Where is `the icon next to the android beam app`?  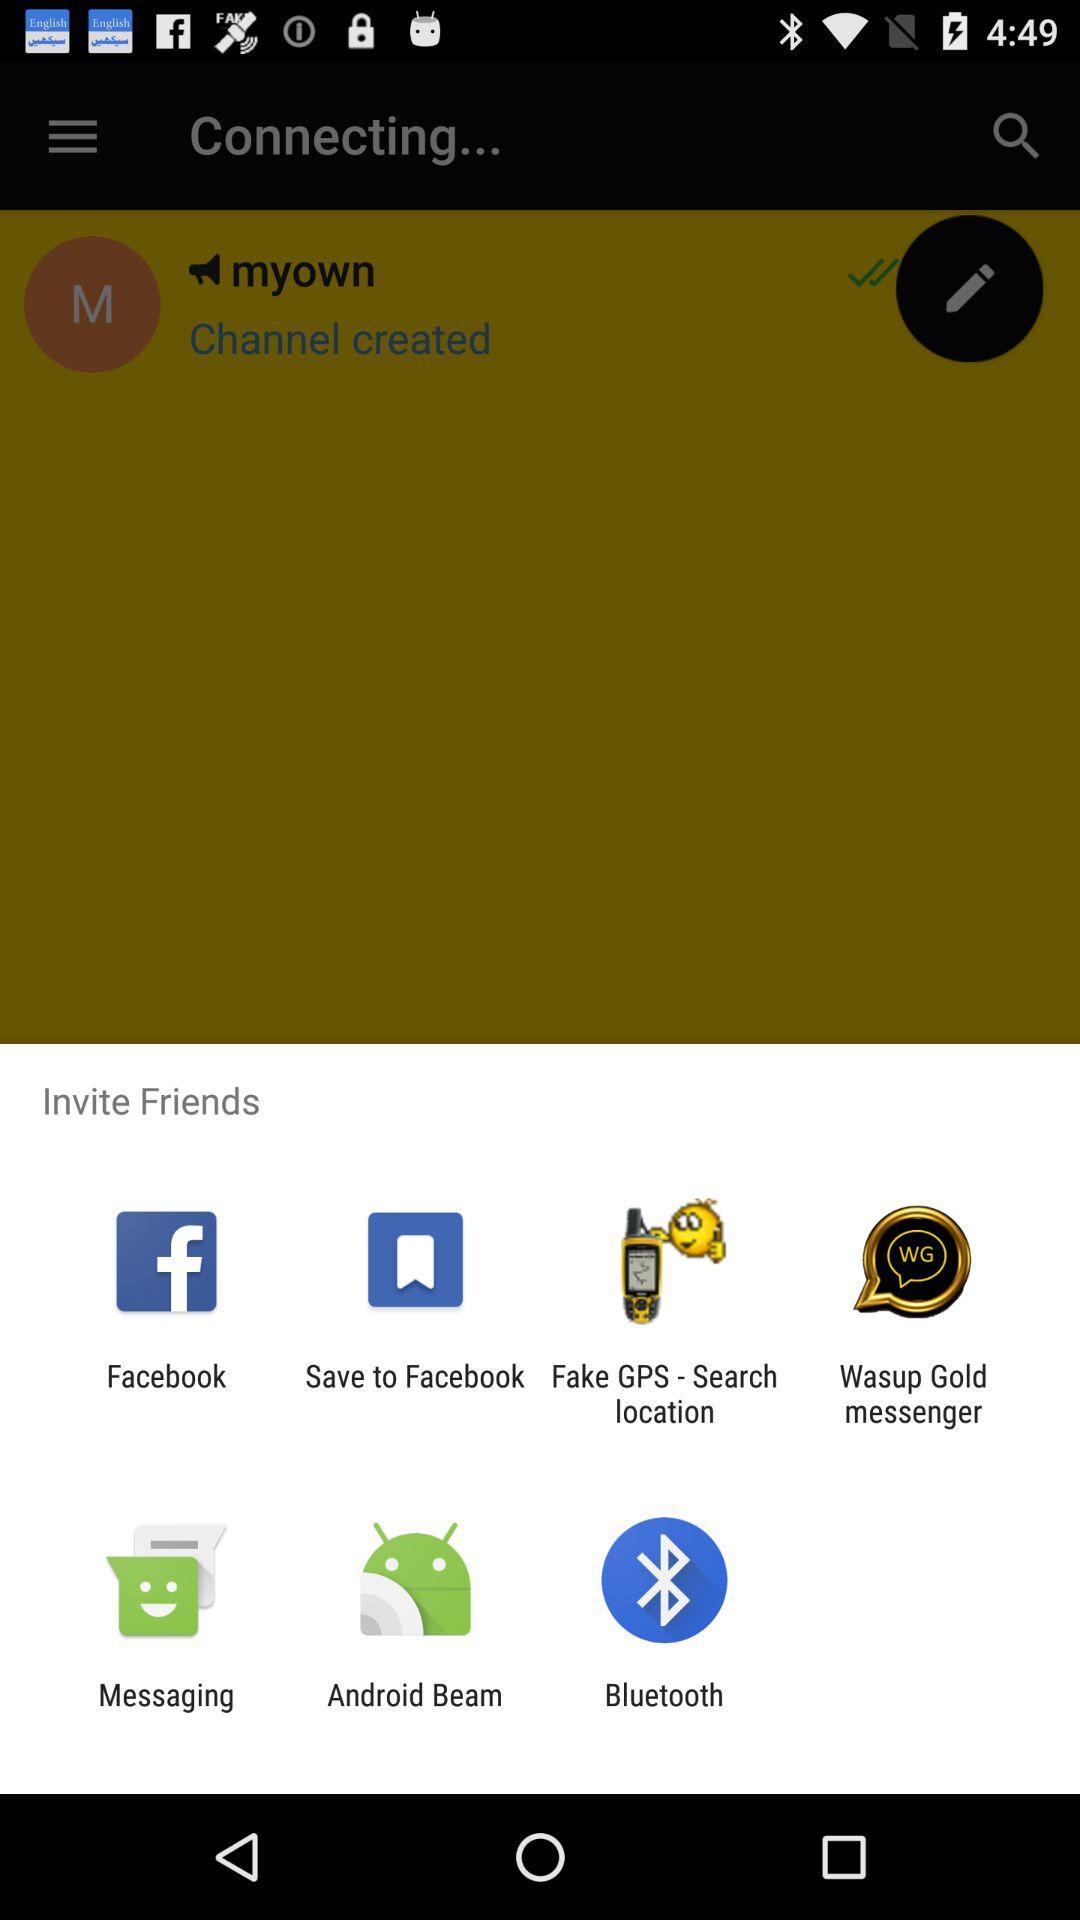
the icon next to the android beam app is located at coordinates (165, 1711).